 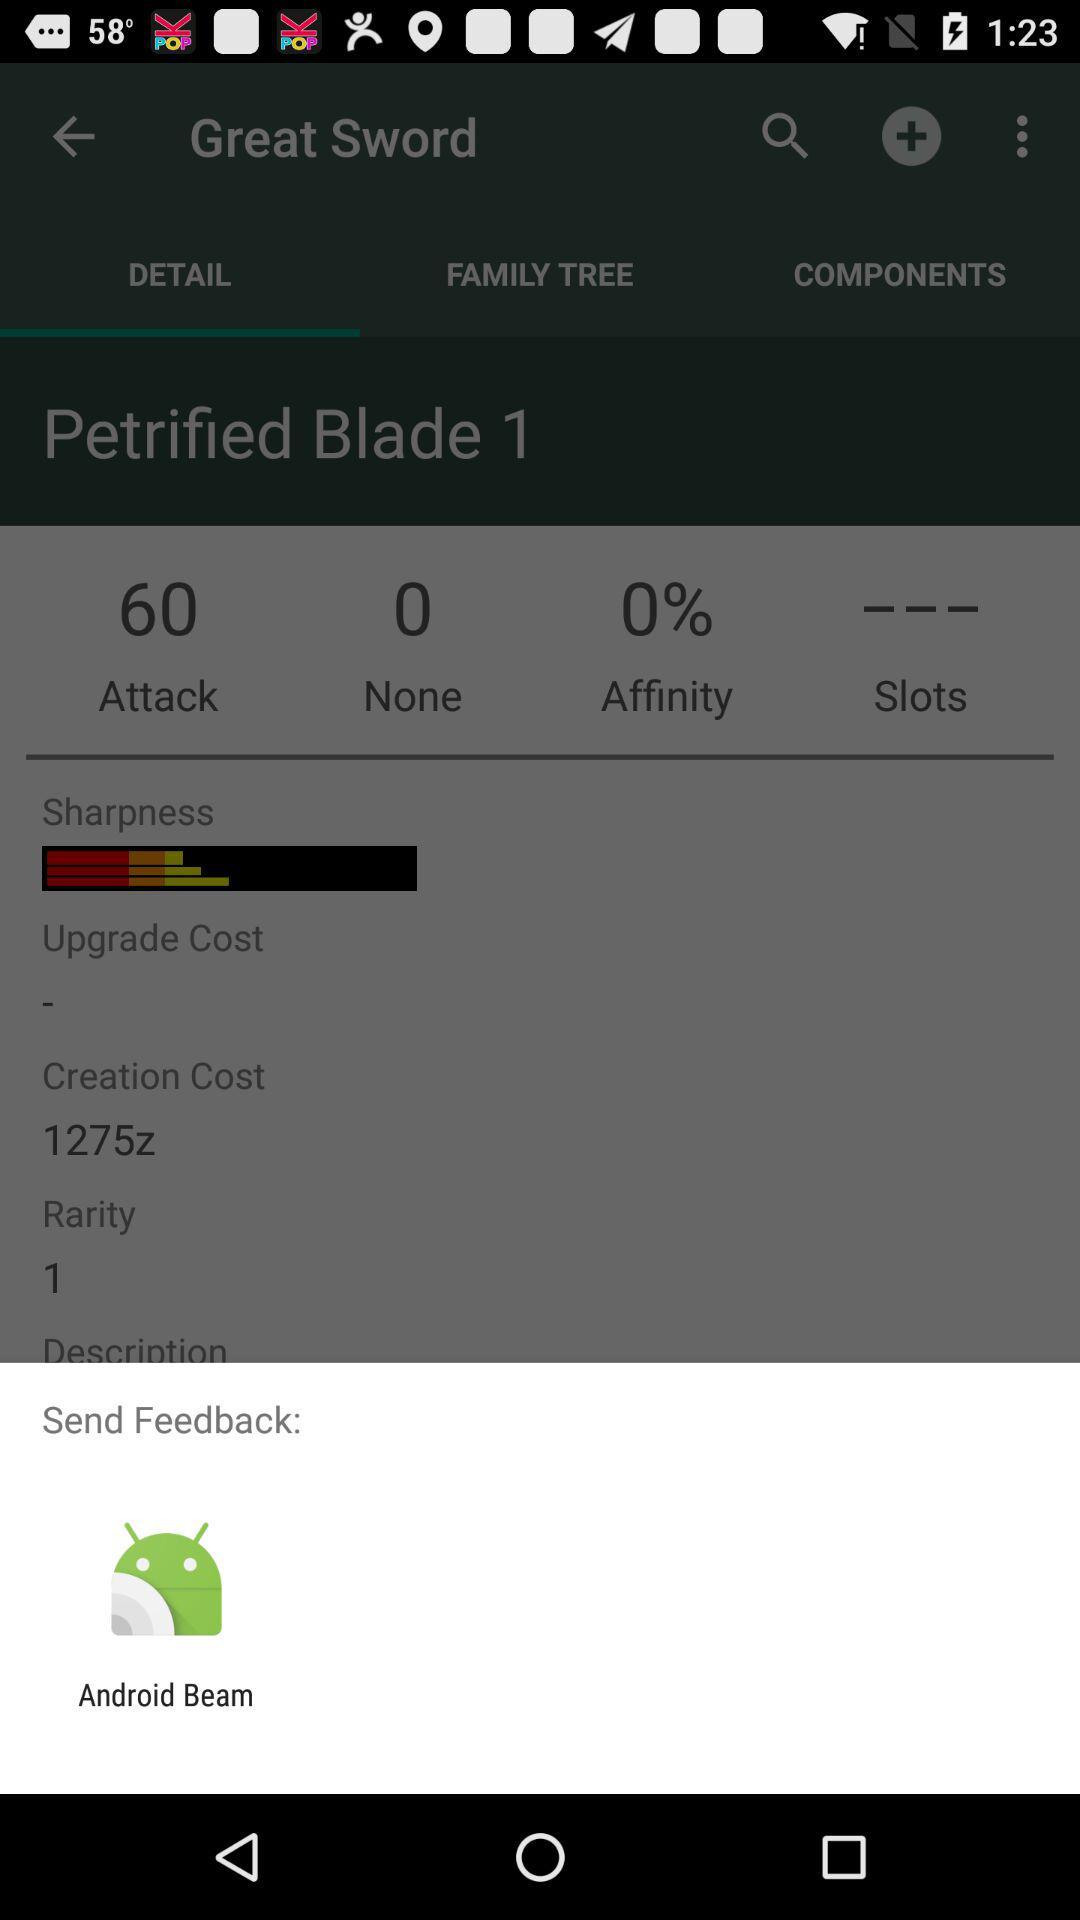 What do you see at coordinates (165, 1711) in the screenshot?
I see `the android beam` at bounding box center [165, 1711].